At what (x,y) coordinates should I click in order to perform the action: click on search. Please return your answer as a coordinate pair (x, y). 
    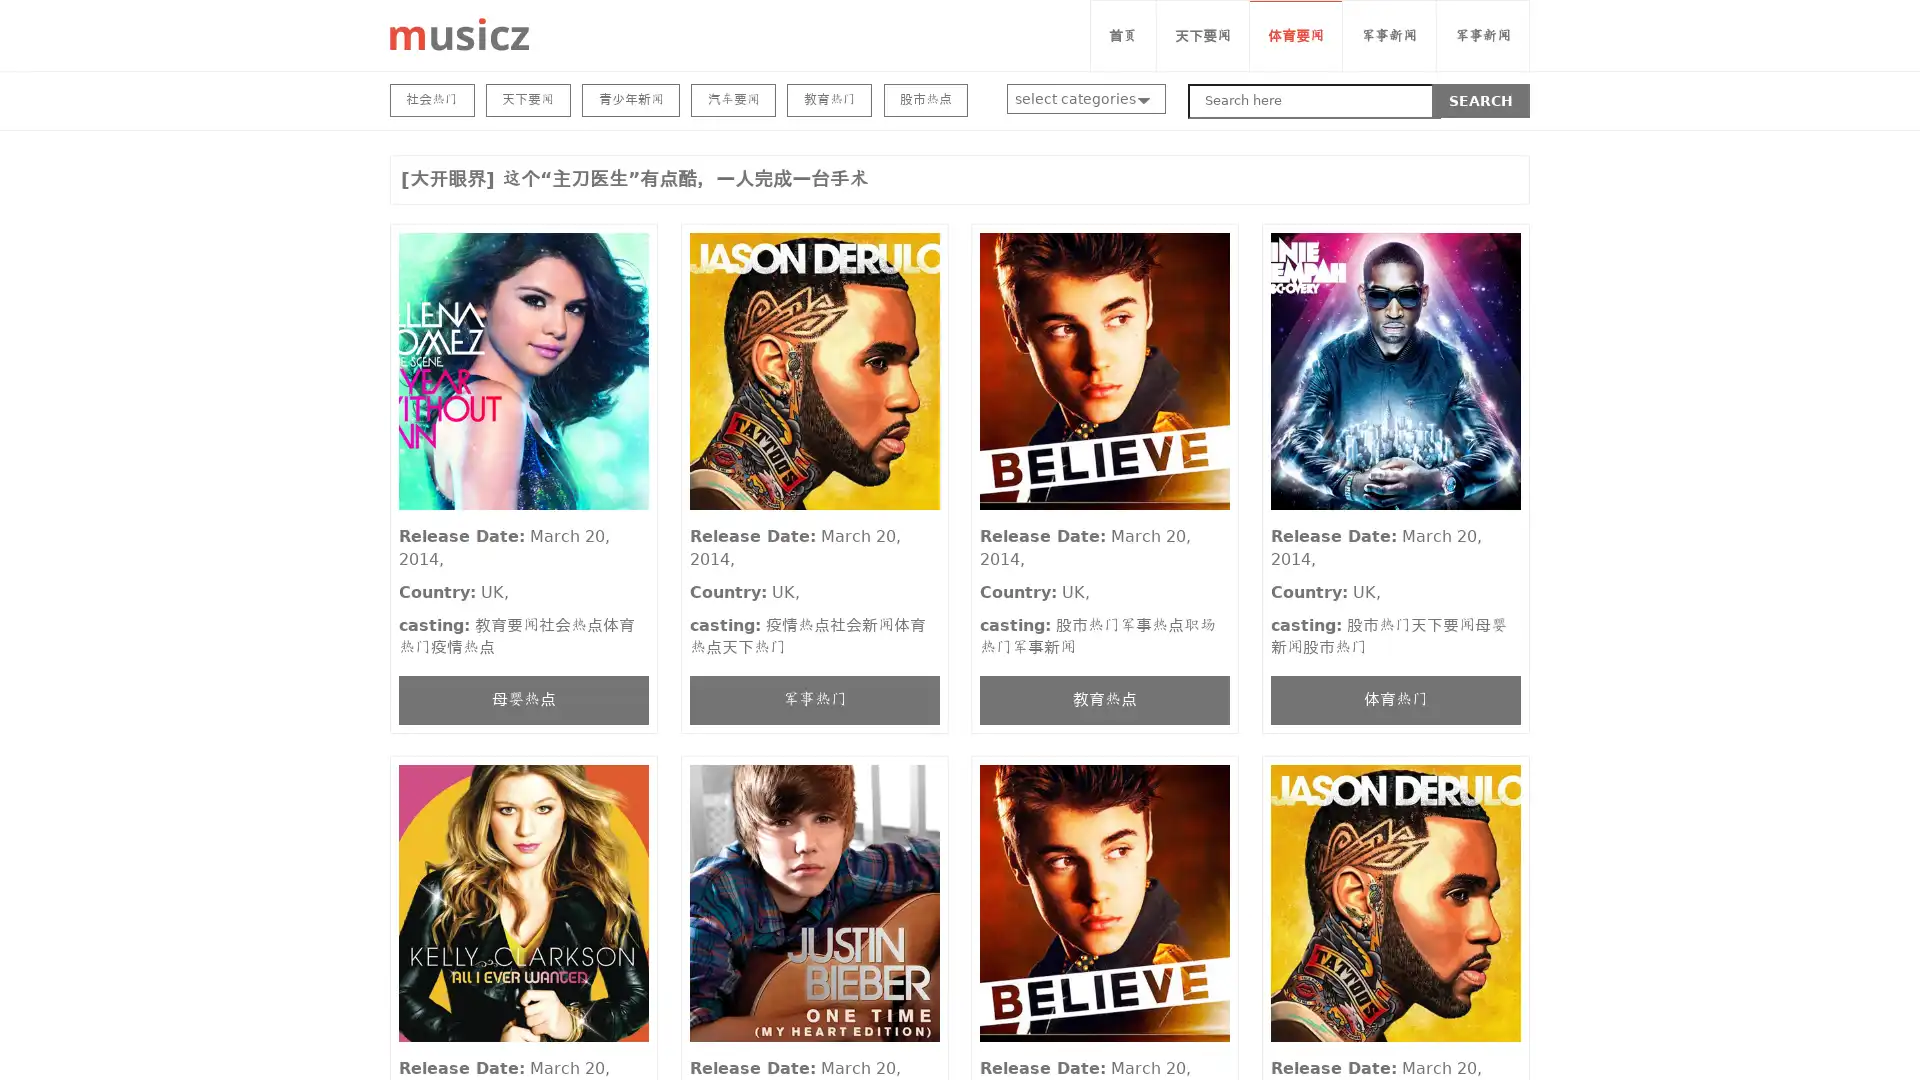
    Looking at the image, I should click on (1481, 100).